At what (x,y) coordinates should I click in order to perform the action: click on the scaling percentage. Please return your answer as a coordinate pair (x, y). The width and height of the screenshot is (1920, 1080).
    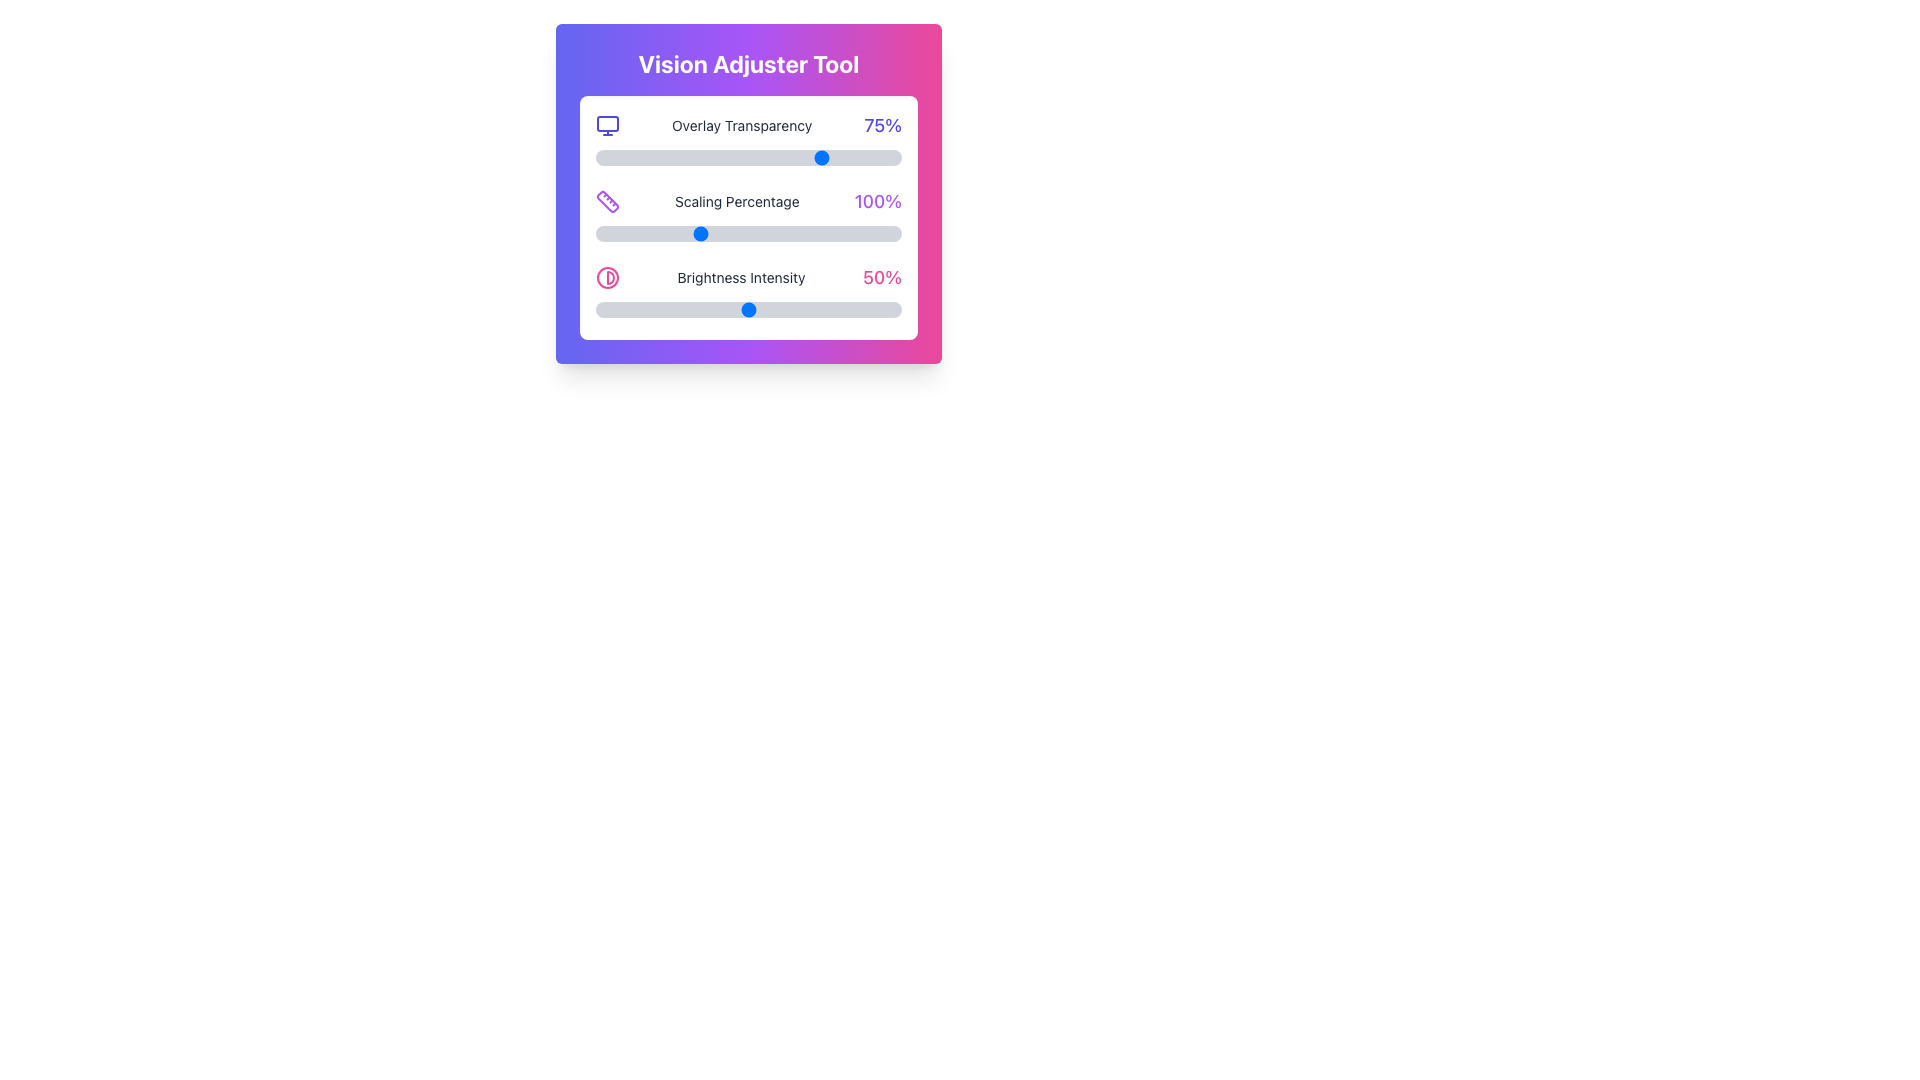
    Looking at the image, I should click on (727, 233).